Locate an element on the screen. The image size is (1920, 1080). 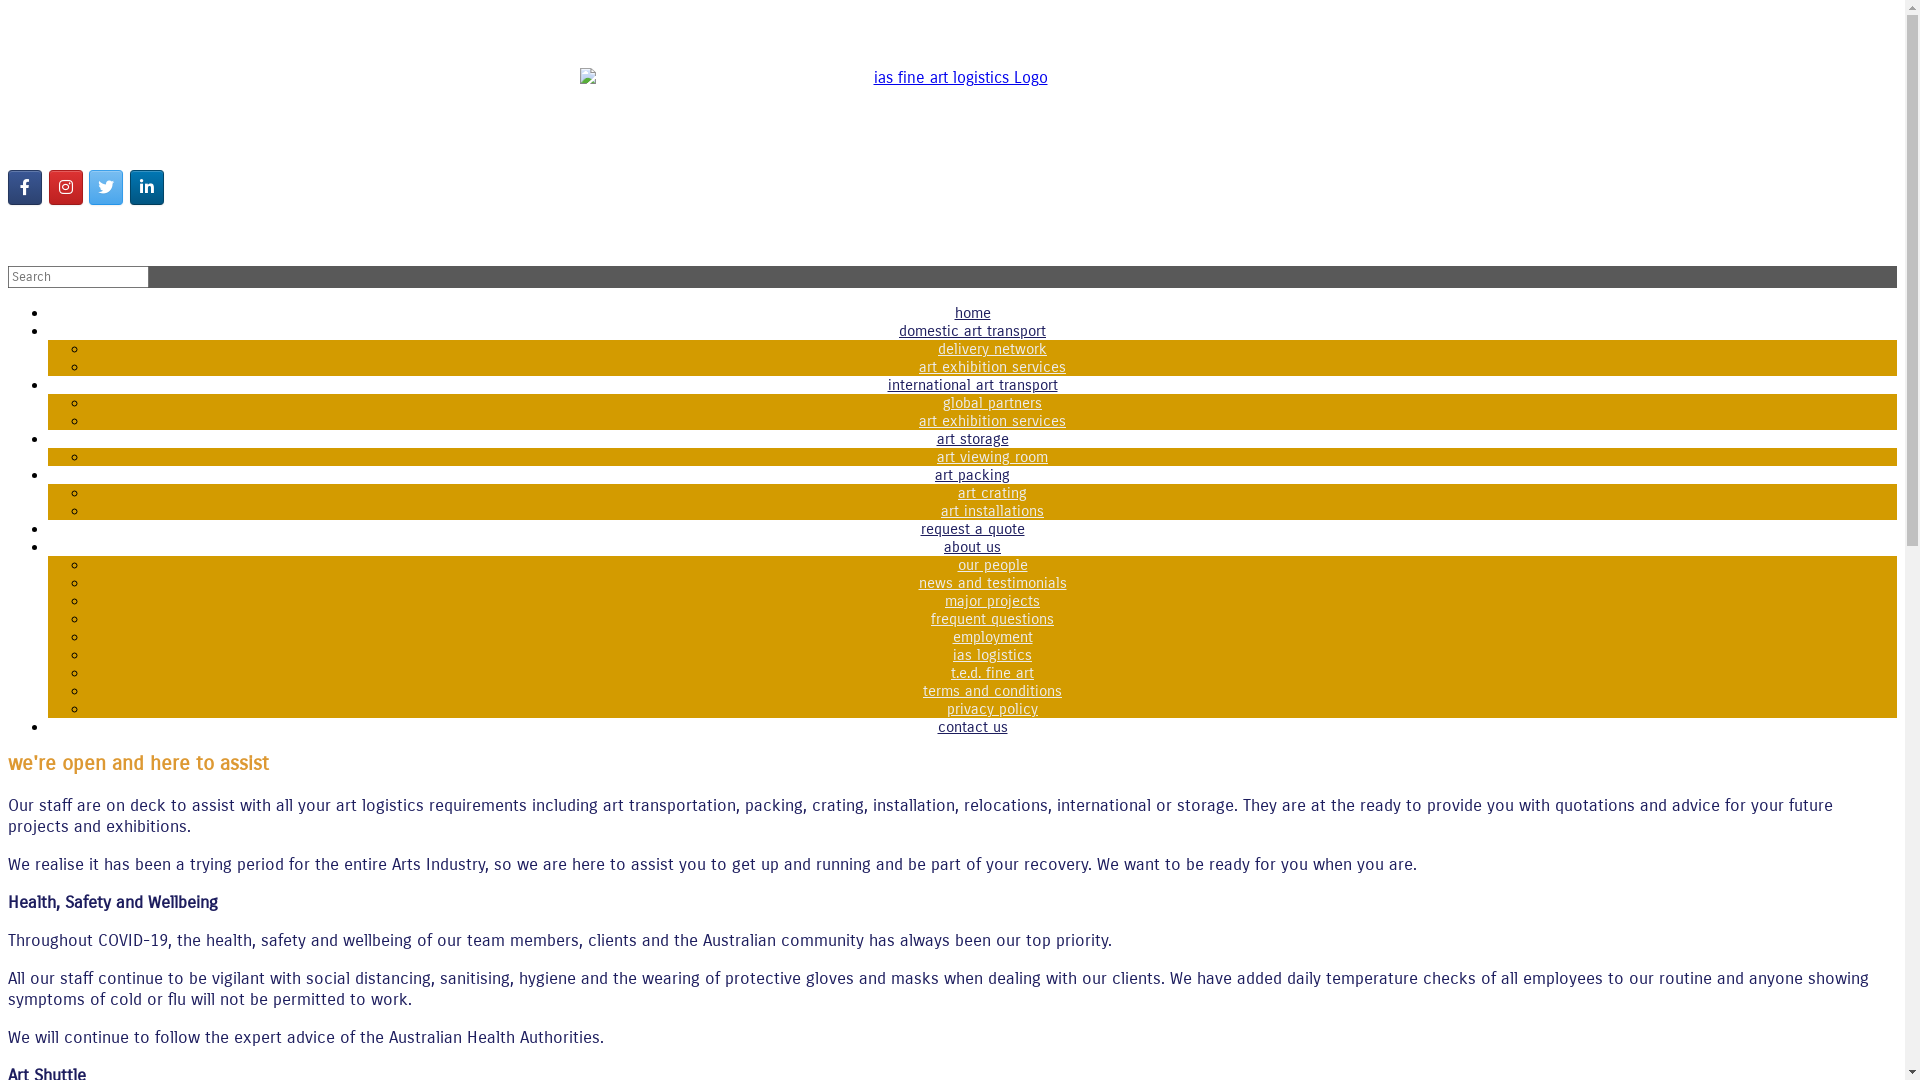
'art storage' is located at coordinates (971, 438).